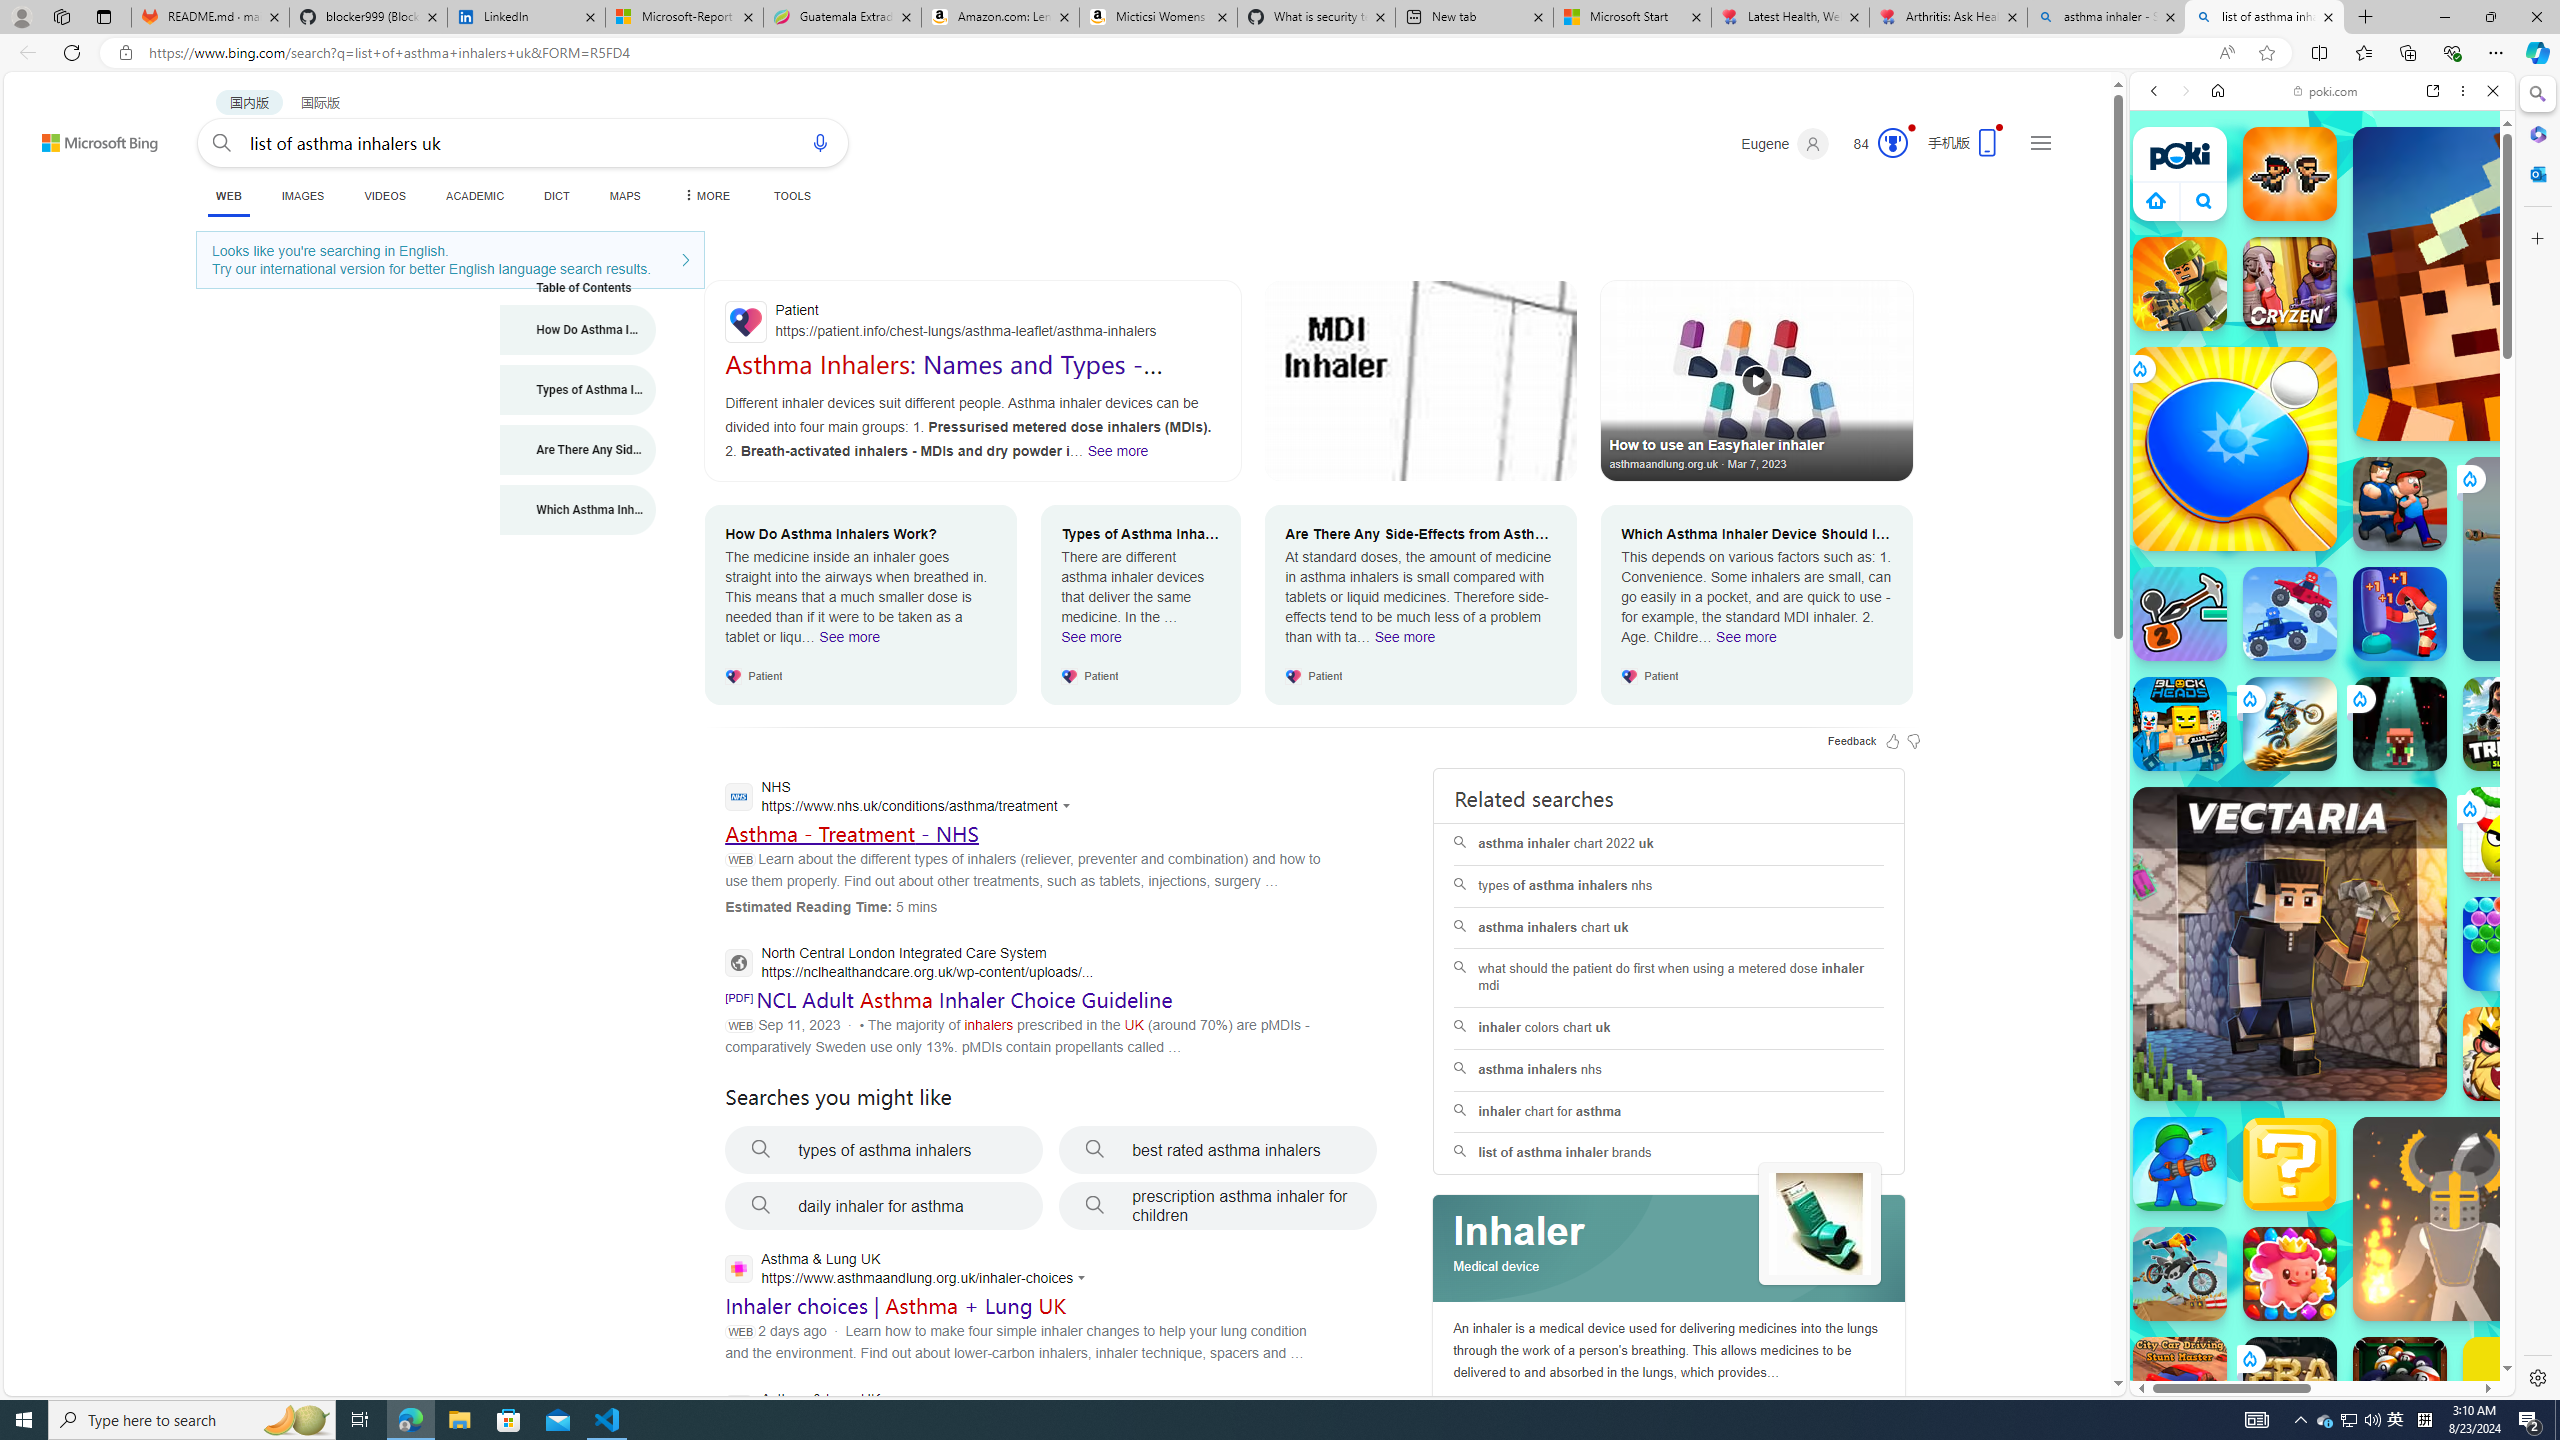 Image resolution: width=2560 pixels, height=1440 pixels. I want to click on 'TOOLS', so click(791, 195).